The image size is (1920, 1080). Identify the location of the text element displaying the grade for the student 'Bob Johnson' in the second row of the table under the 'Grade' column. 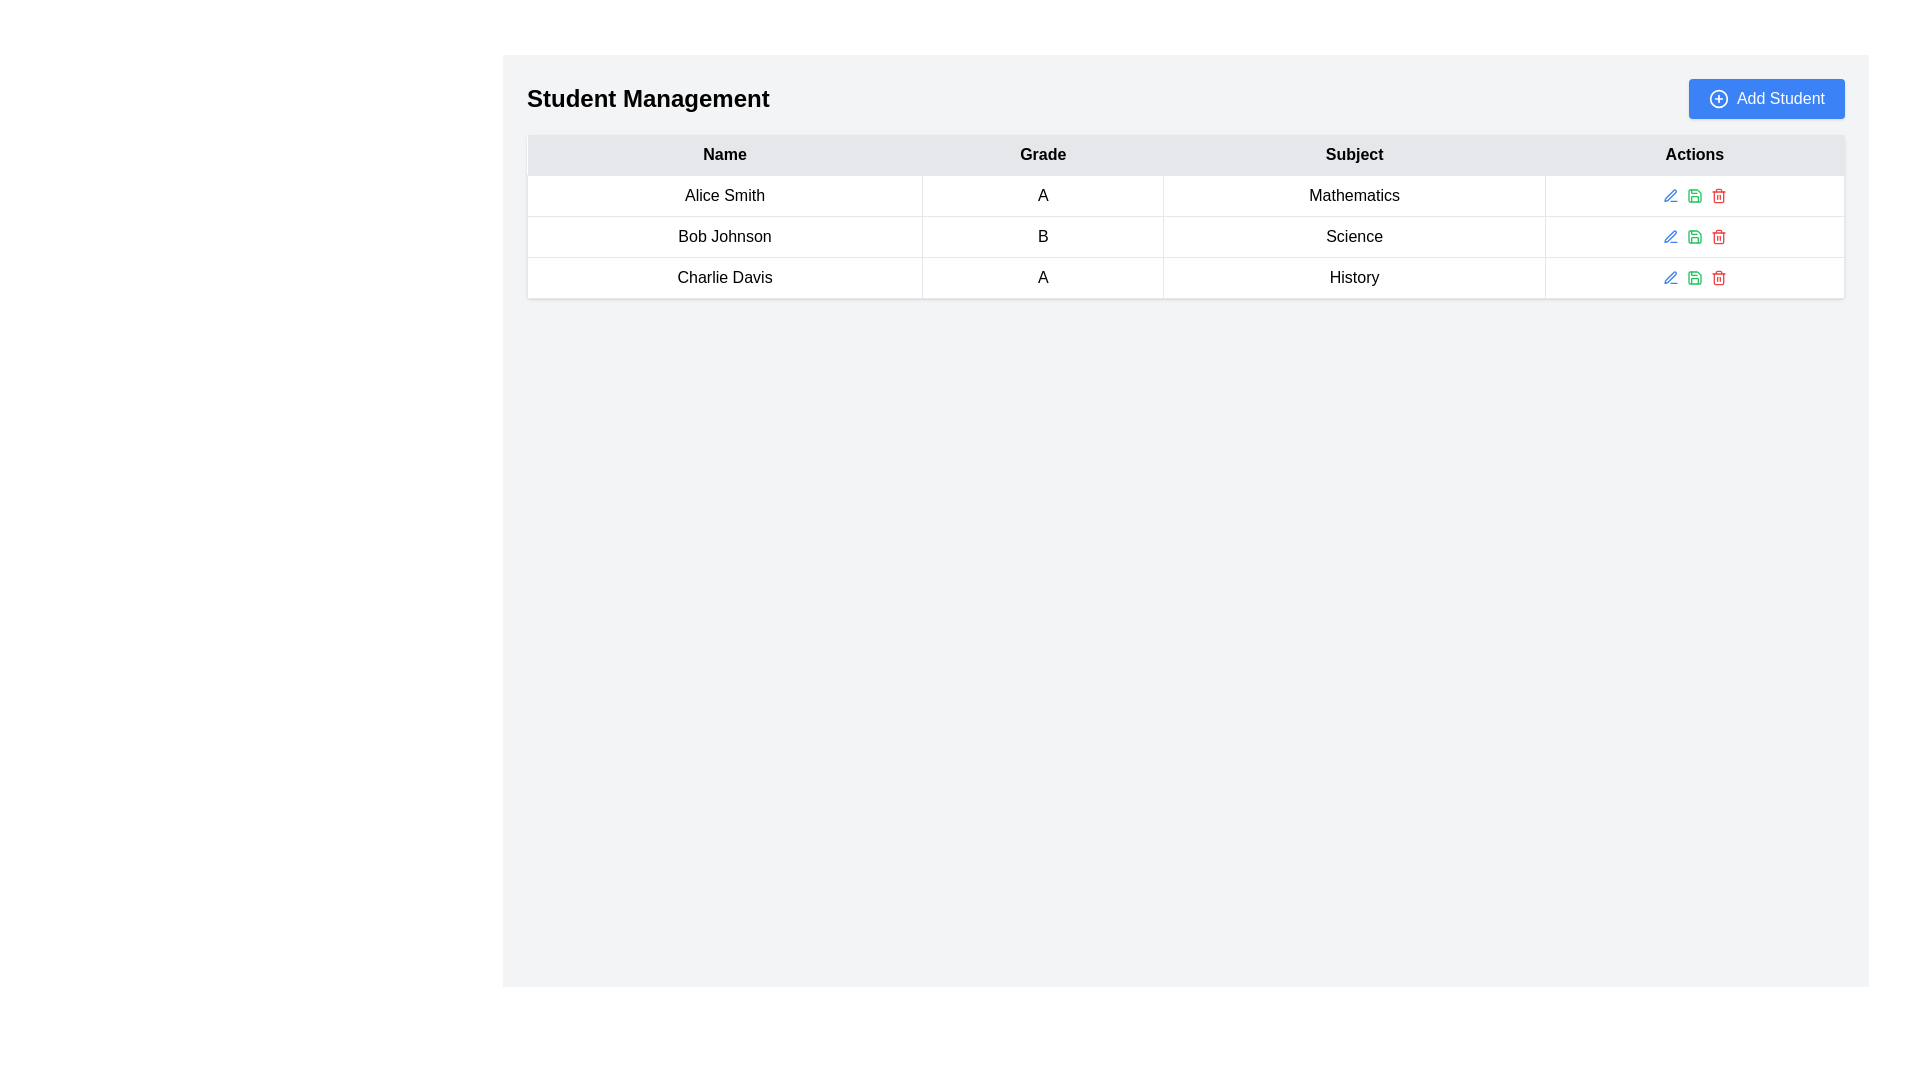
(1042, 235).